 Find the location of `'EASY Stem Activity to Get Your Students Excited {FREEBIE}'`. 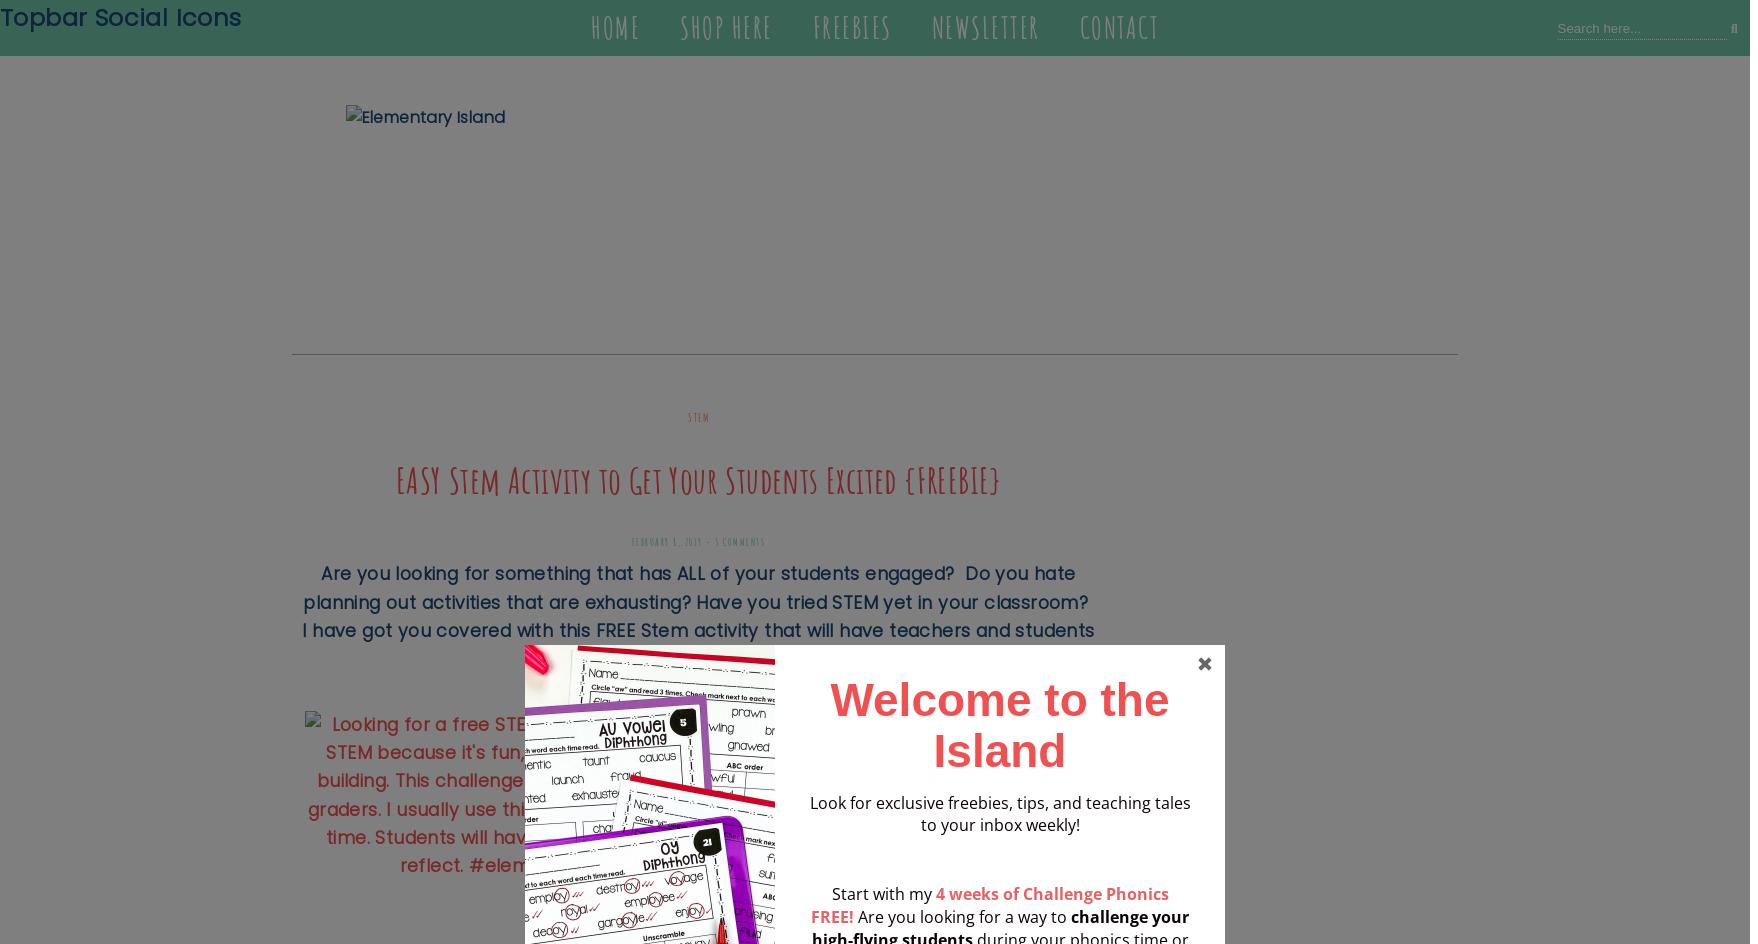

'EASY Stem Activity to Get Your Students Excited {FREEBIE}' is located at coordinates (697, 480).